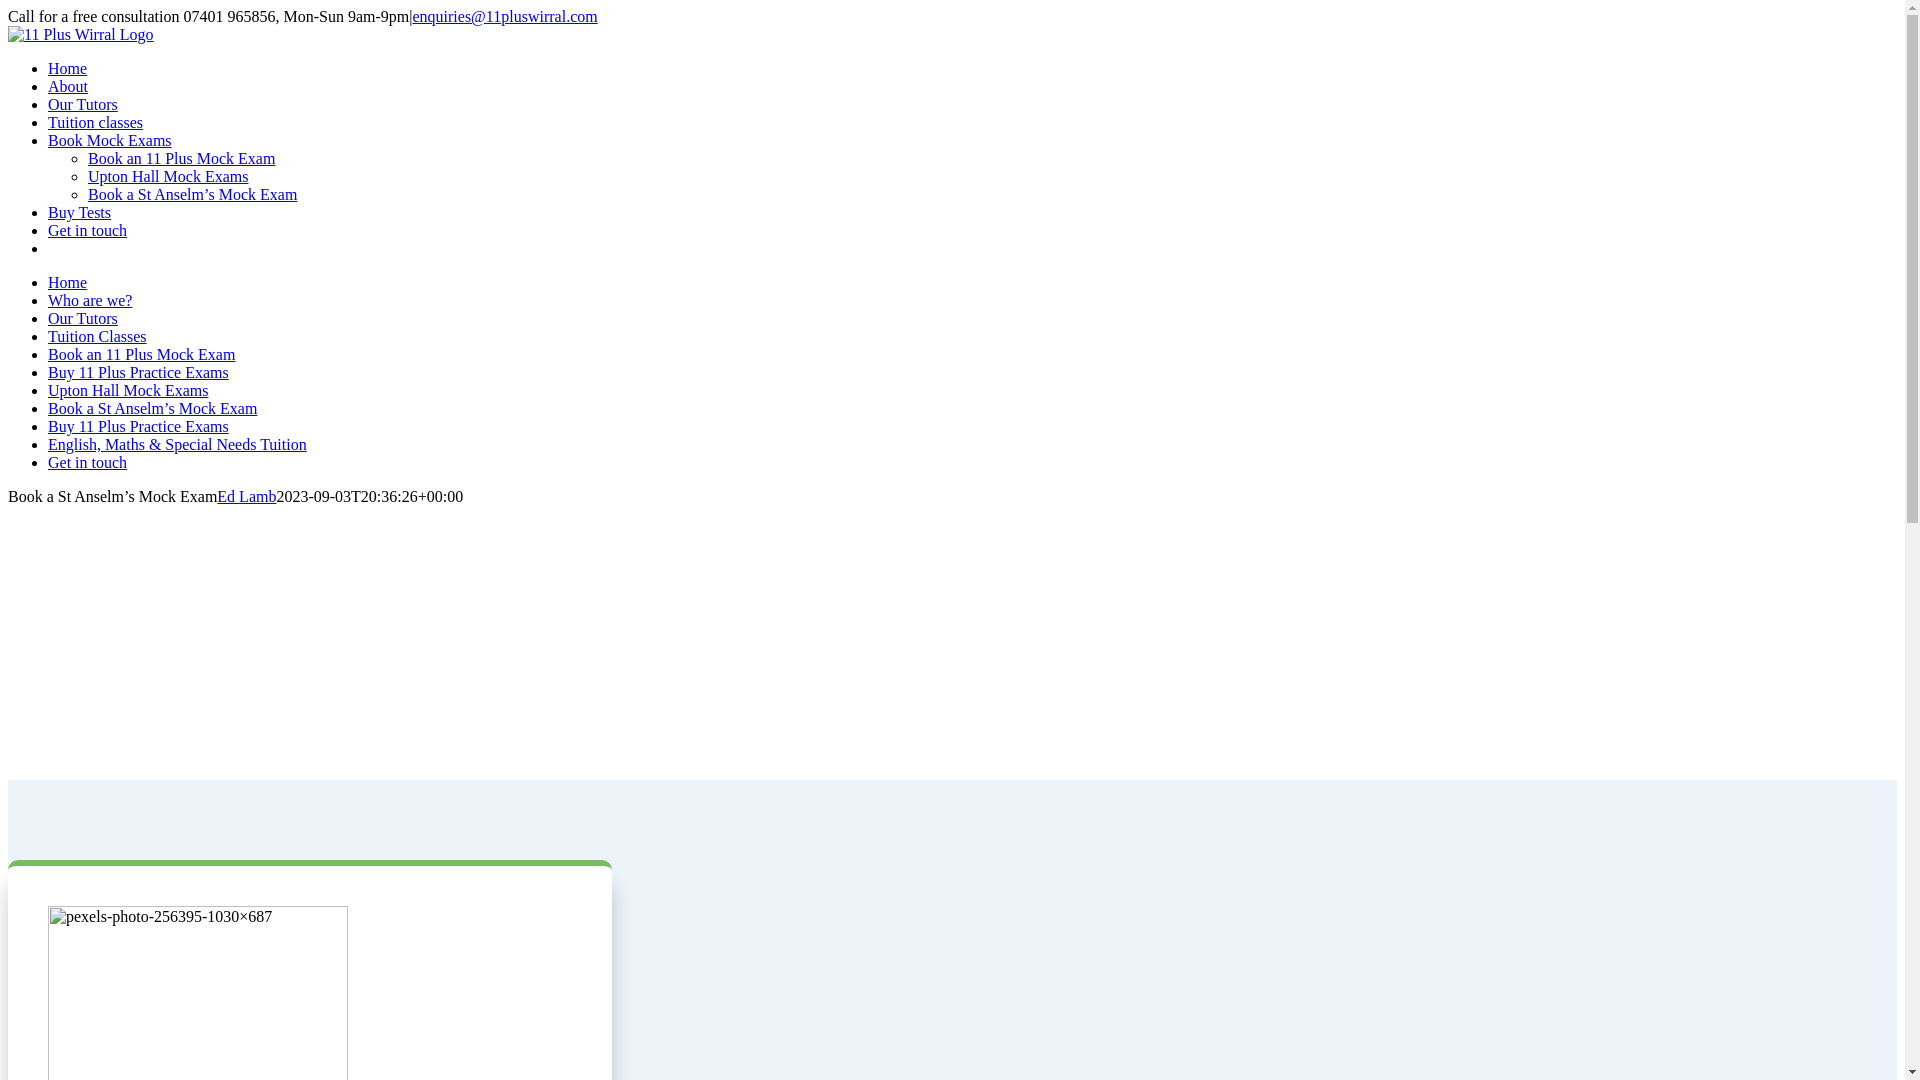 The width and height of the screenshot is (1920, 1080). I want to click on 'enquiries@11pluswirral.com', so click(411, 16).